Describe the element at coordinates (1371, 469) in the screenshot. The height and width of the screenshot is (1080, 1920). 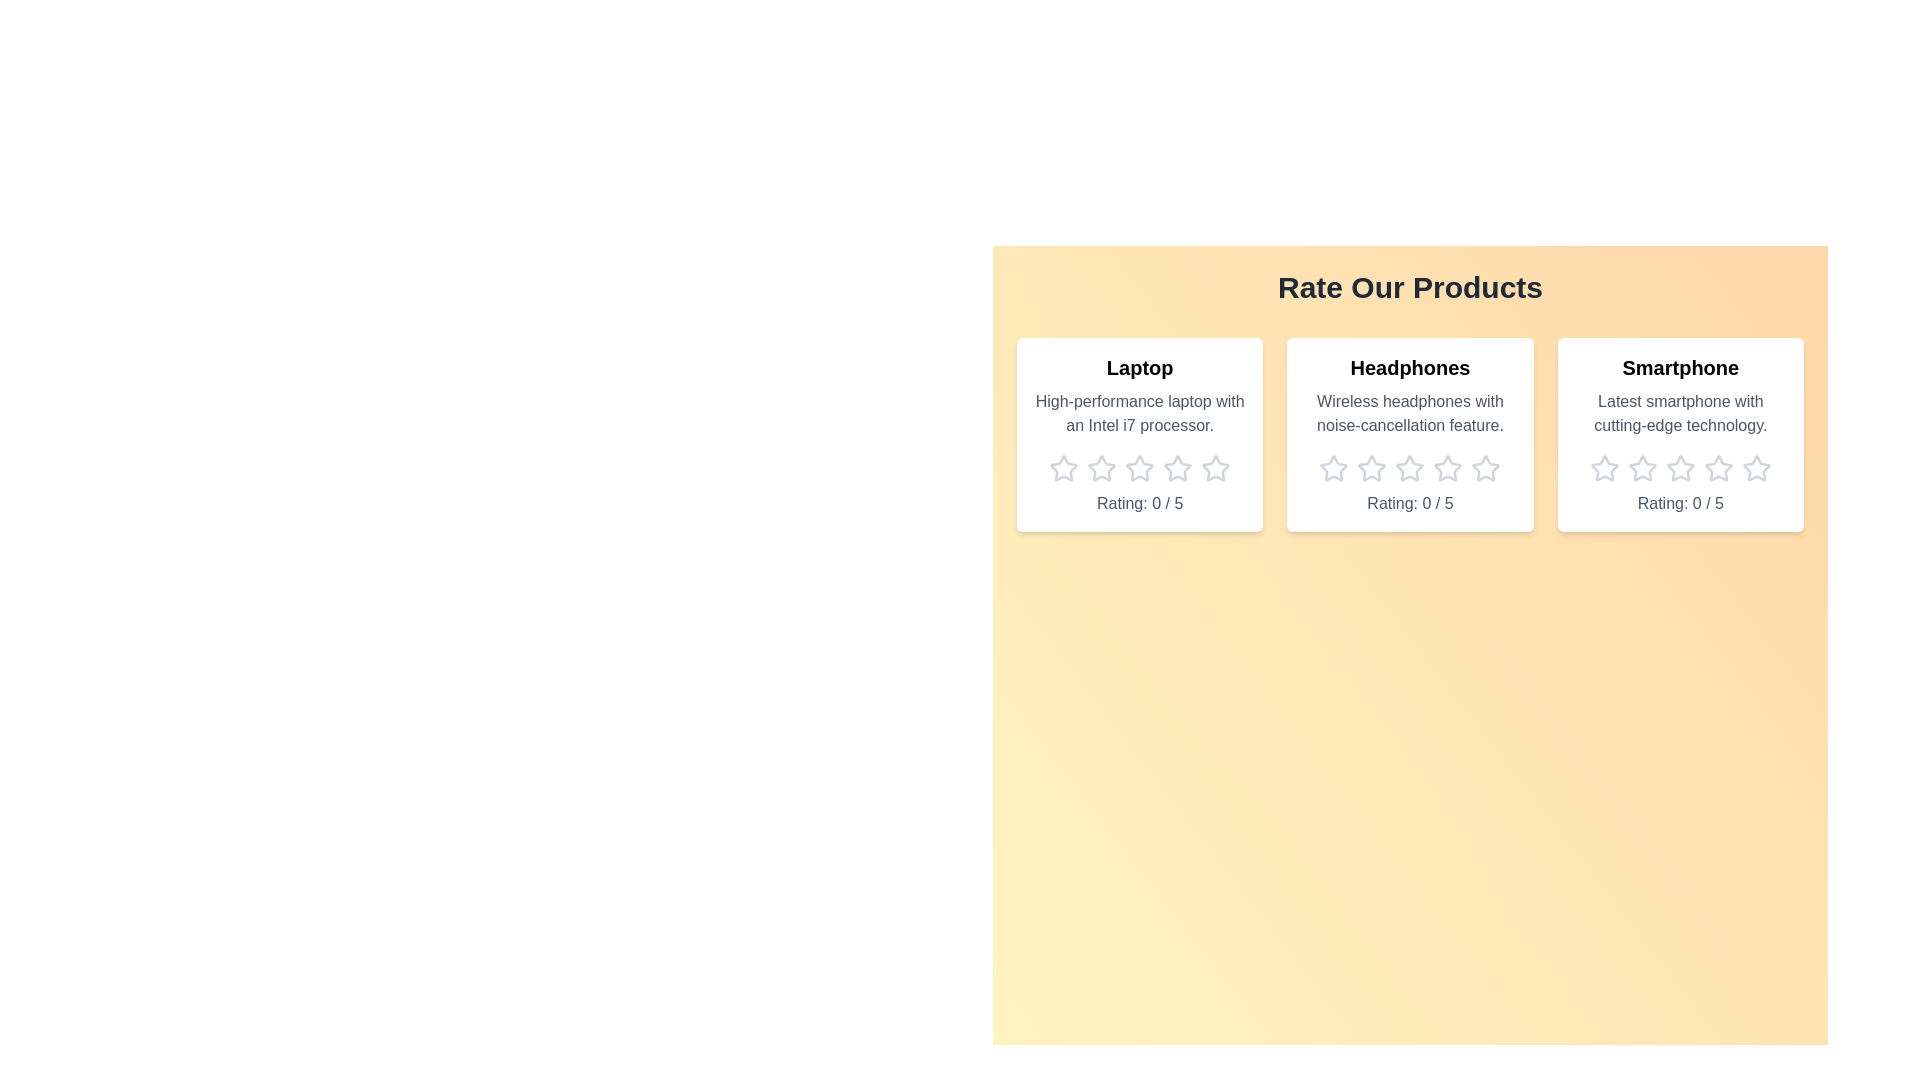
I see `the star icon corresponding to 2 stars for the product Headphones` at that location.